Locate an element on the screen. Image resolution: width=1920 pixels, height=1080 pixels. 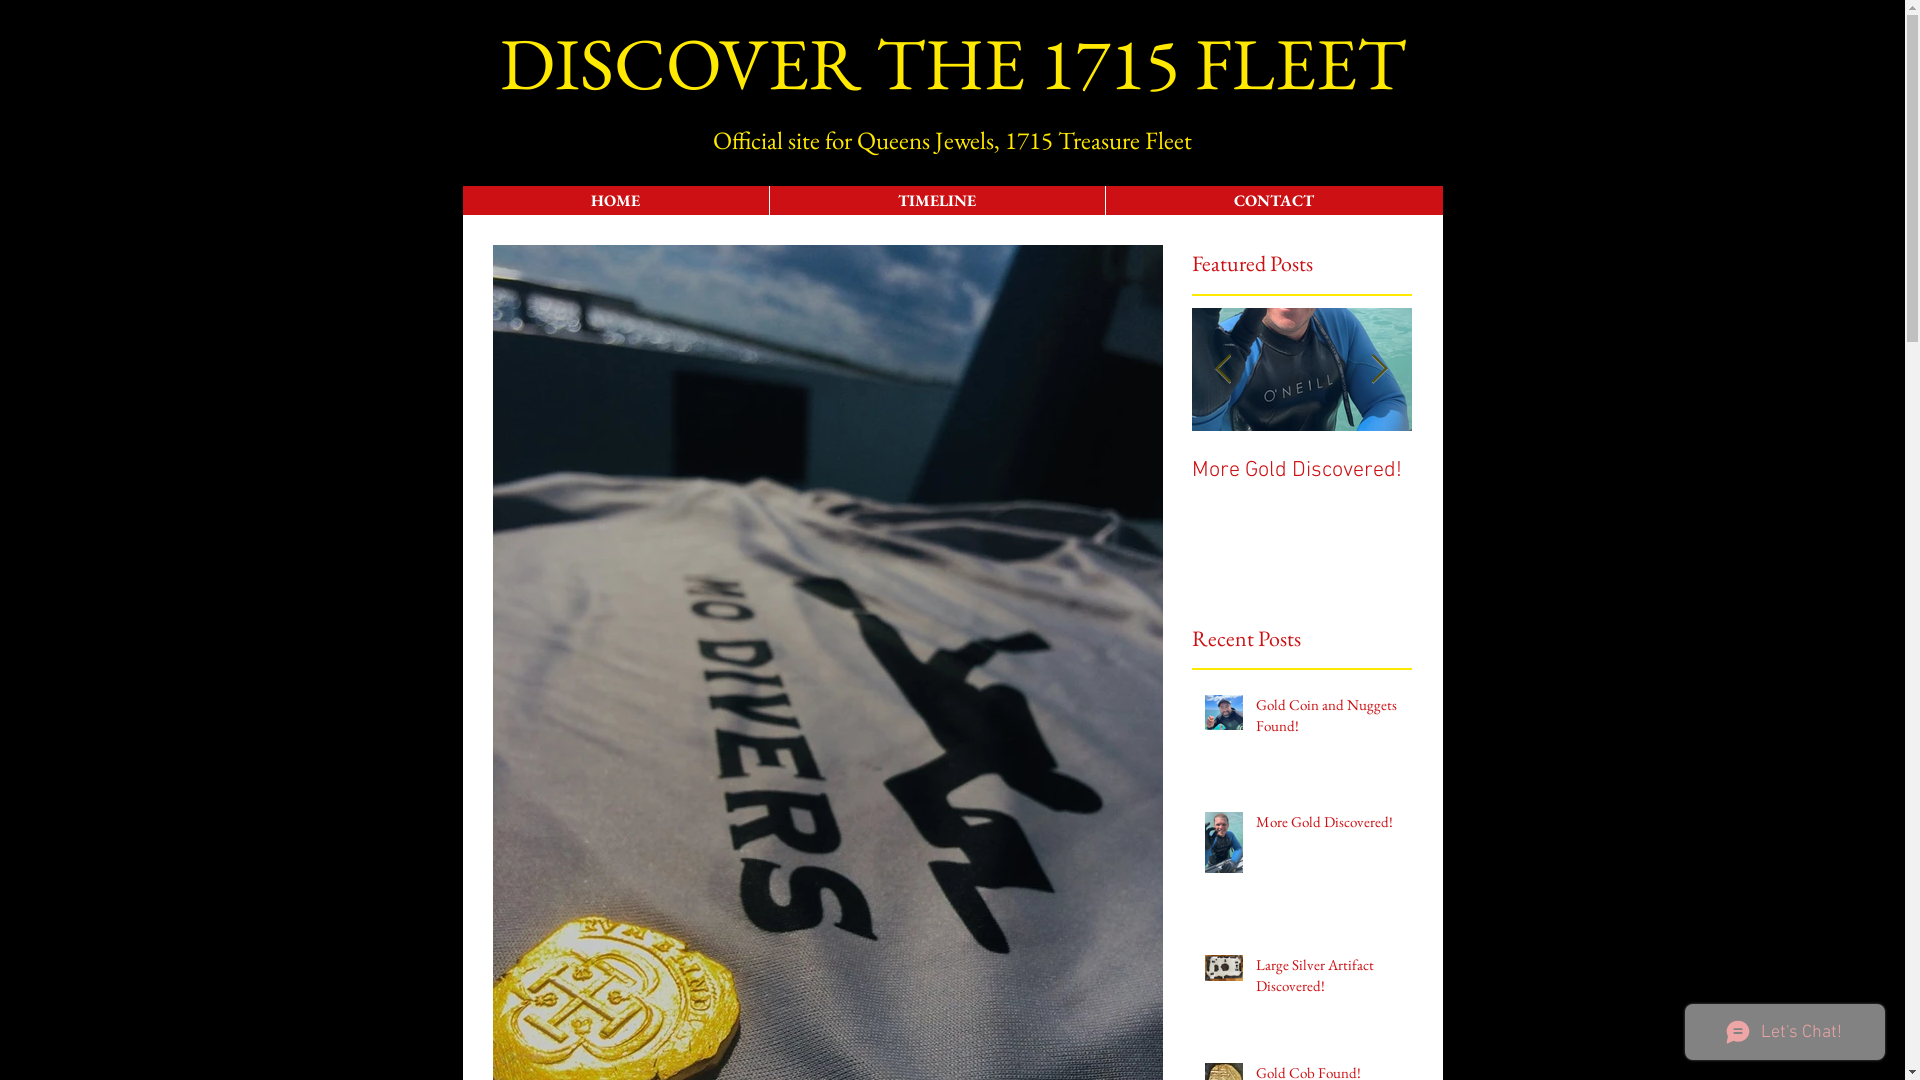
'Official site for Queens Jewels, 1715 Treasure Fleet' is located at coordinates (951, 138).